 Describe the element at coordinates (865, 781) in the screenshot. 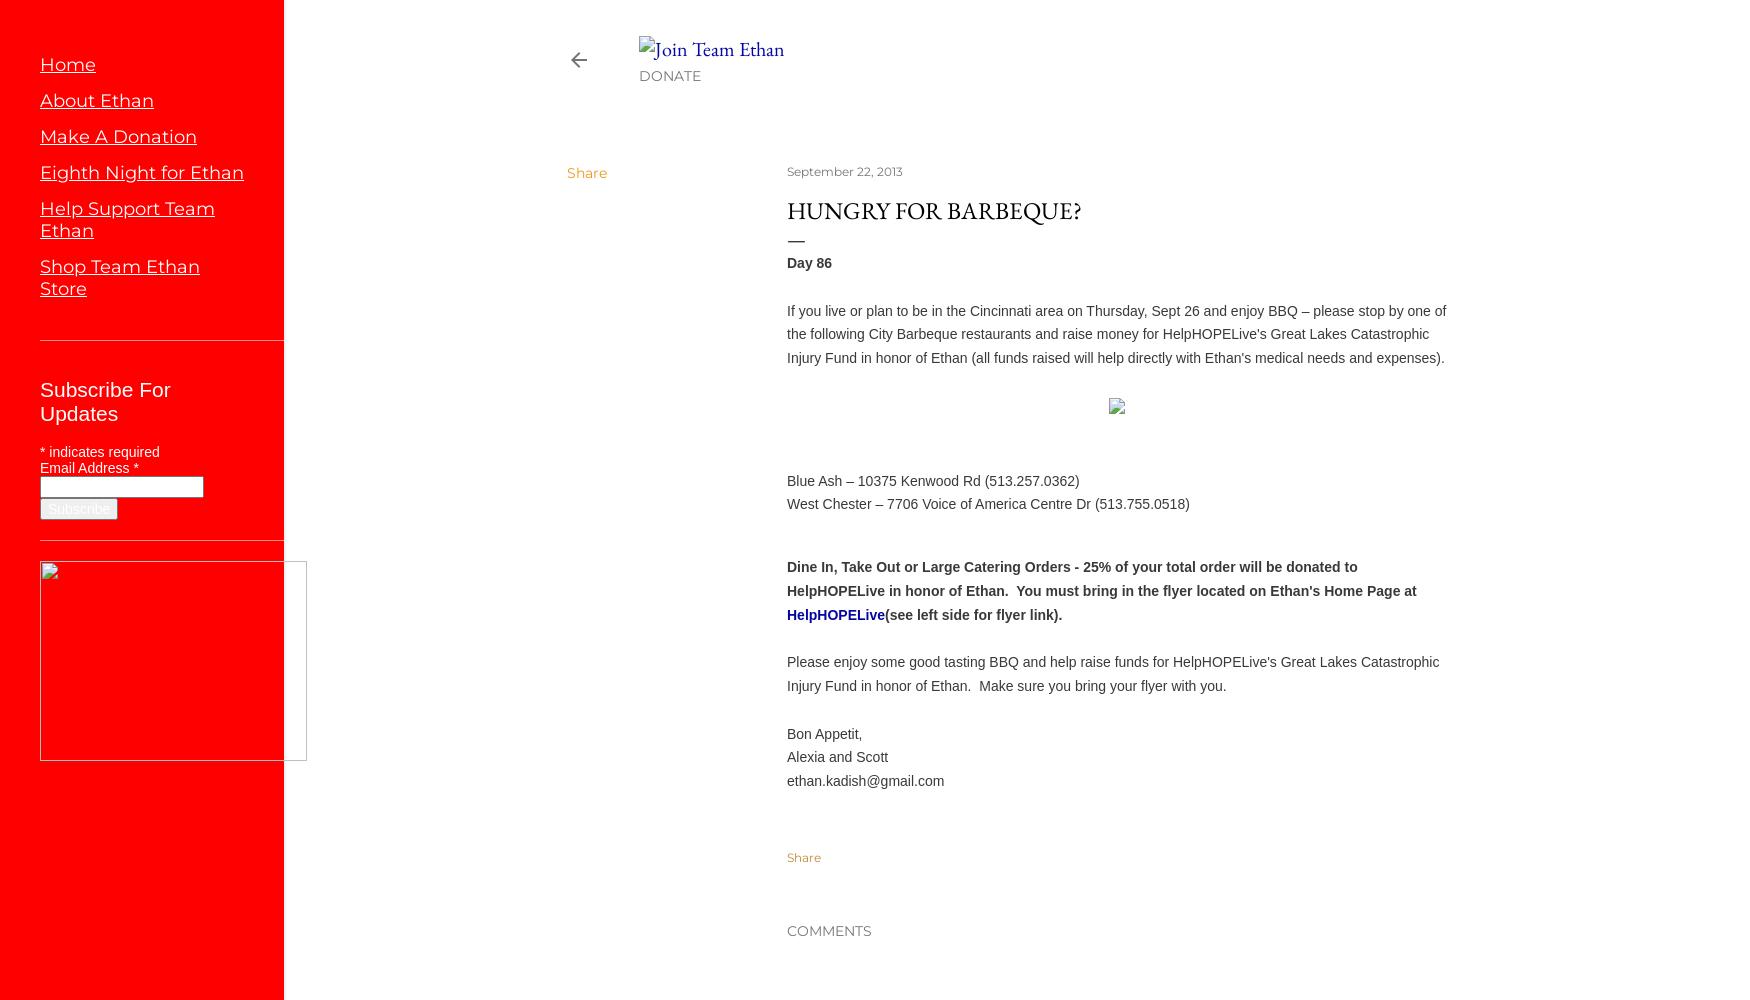

I see `'ethan.kadish@gmail.com'` at that location.